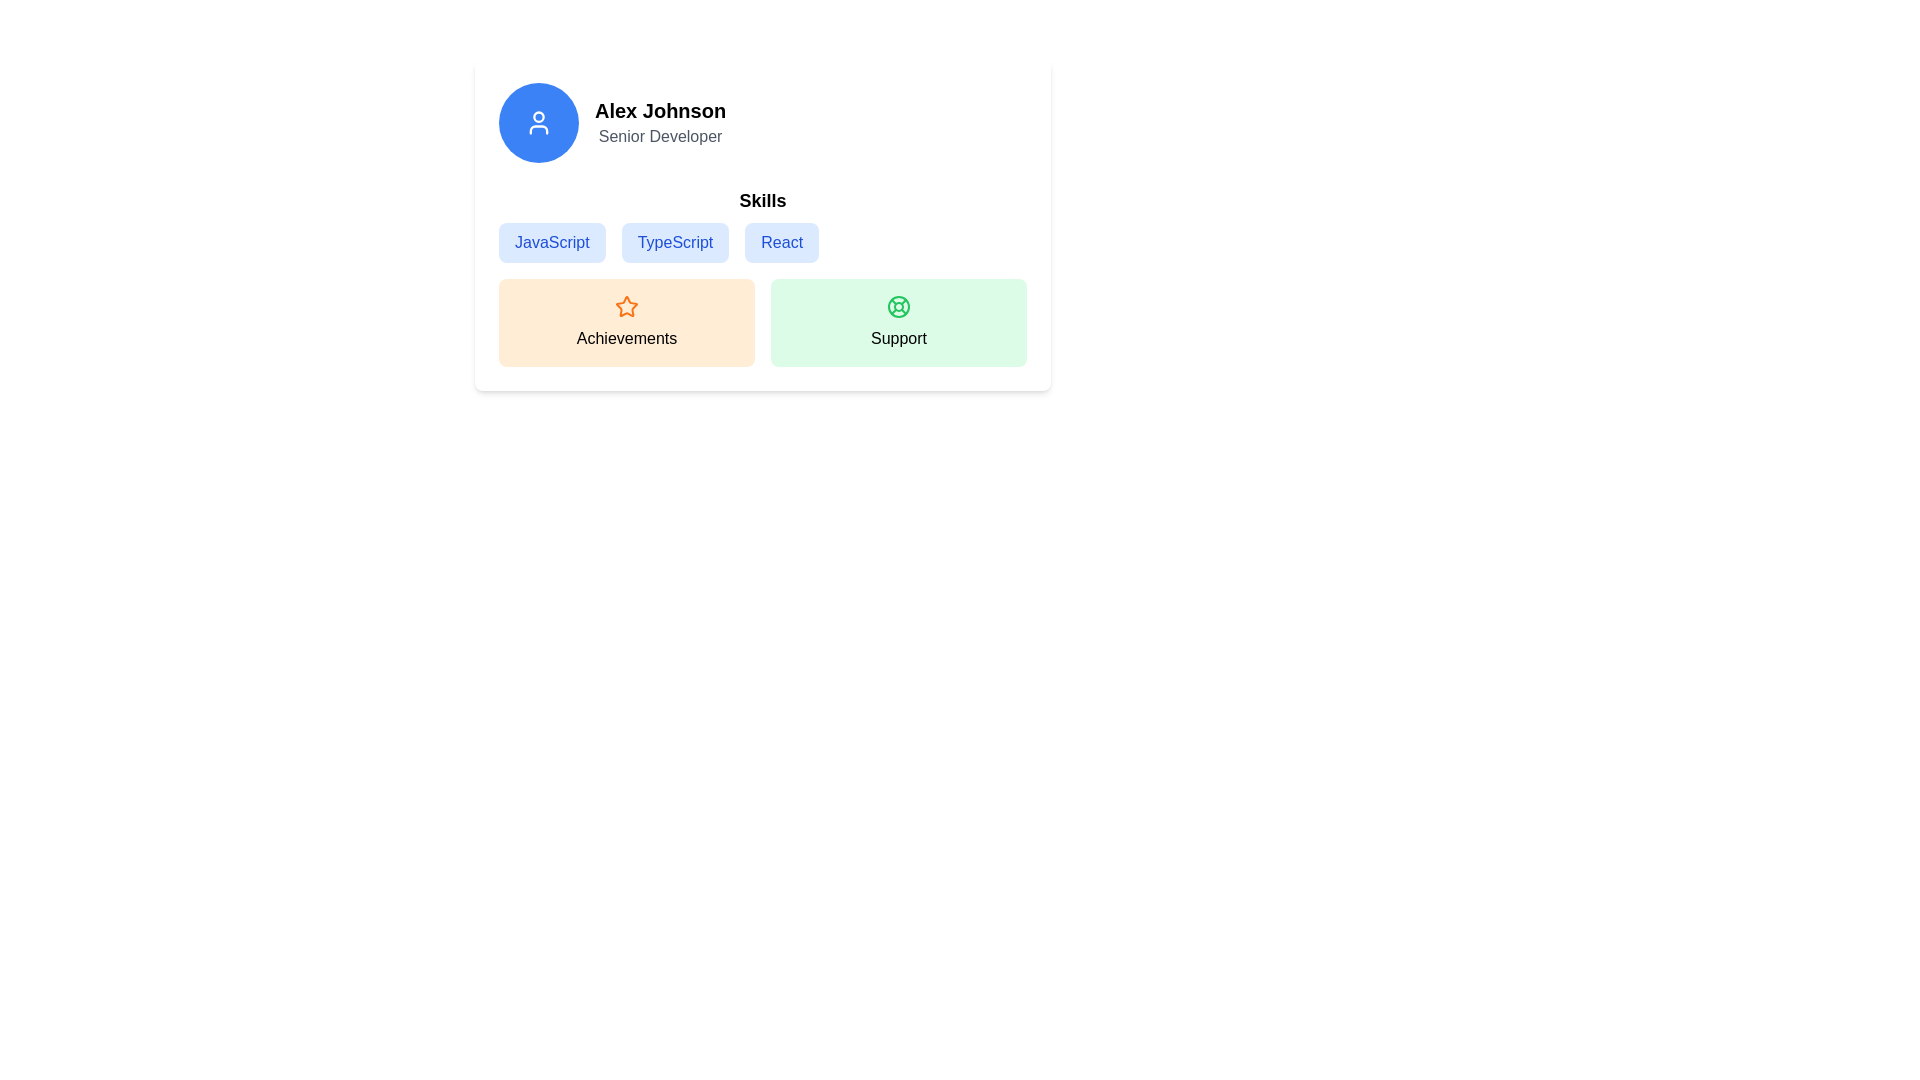 This screenshot has height=1080, width=1920. Describe the element at coordinates (897, 338) in the screenshot. I see `text of the 'Support' label, which is a textual element displayed in a clean black font within a pale green background, located below a circular lifesaver icon` at that location.